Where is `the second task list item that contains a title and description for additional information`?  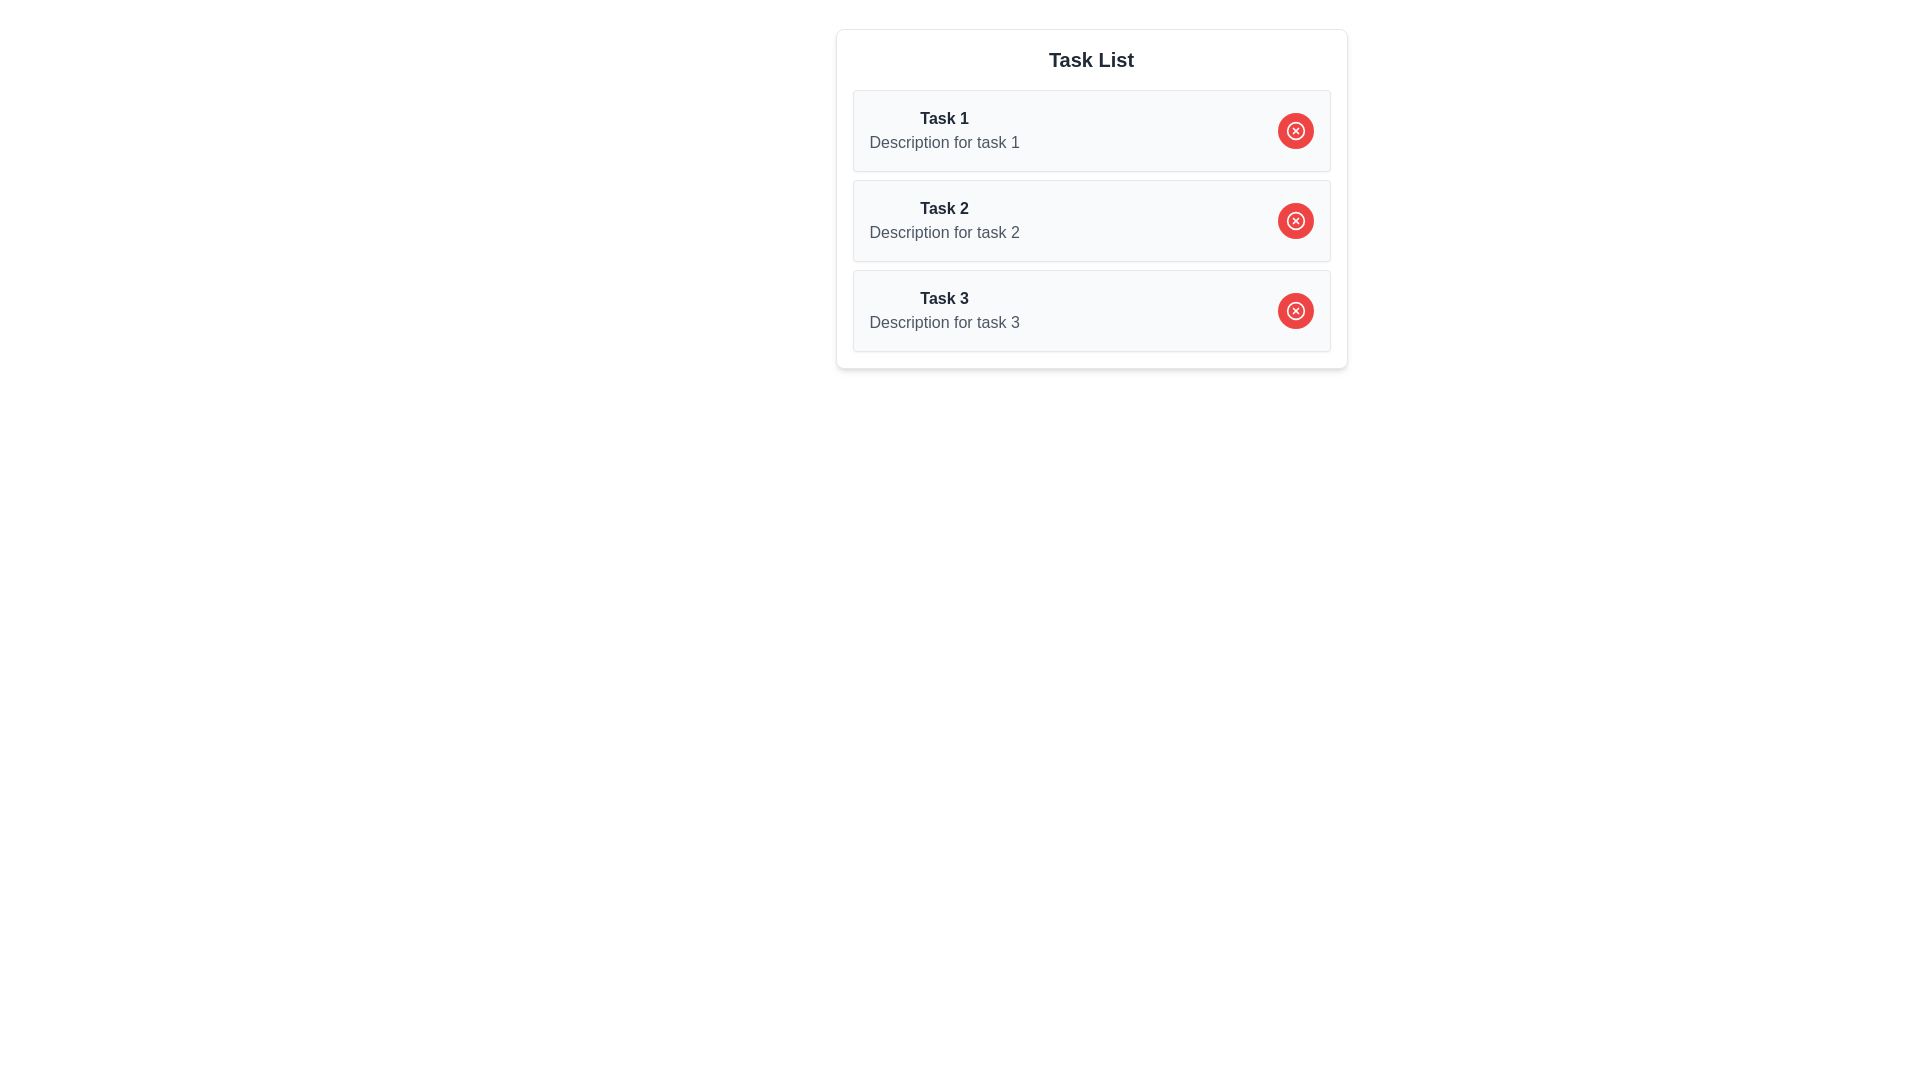
the second task list item that contains a title and description for additional information is located at coordinates (1090, 199).